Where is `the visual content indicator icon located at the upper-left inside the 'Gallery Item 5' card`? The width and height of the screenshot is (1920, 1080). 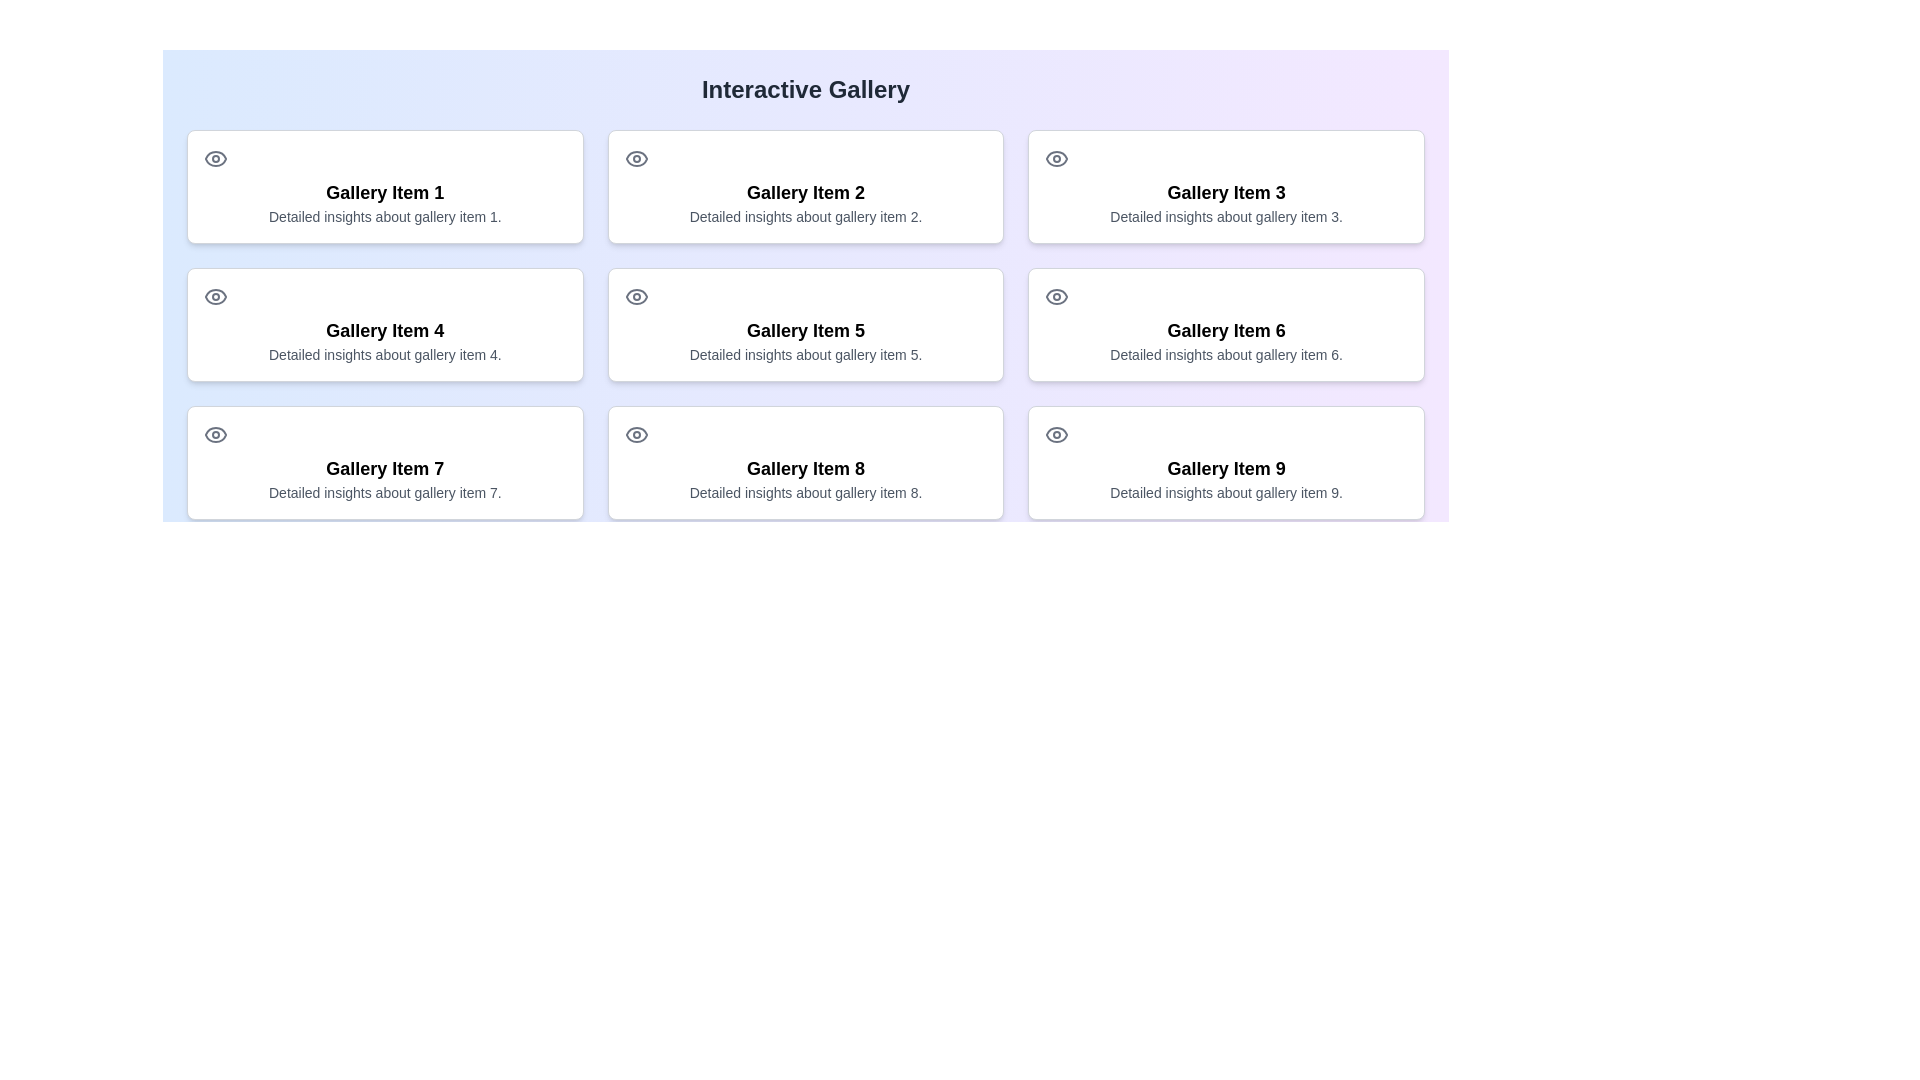 the visual content indicator icon located at the upper-left inside the 'Gallery Item 5' card is located at coordinates (635, 297).